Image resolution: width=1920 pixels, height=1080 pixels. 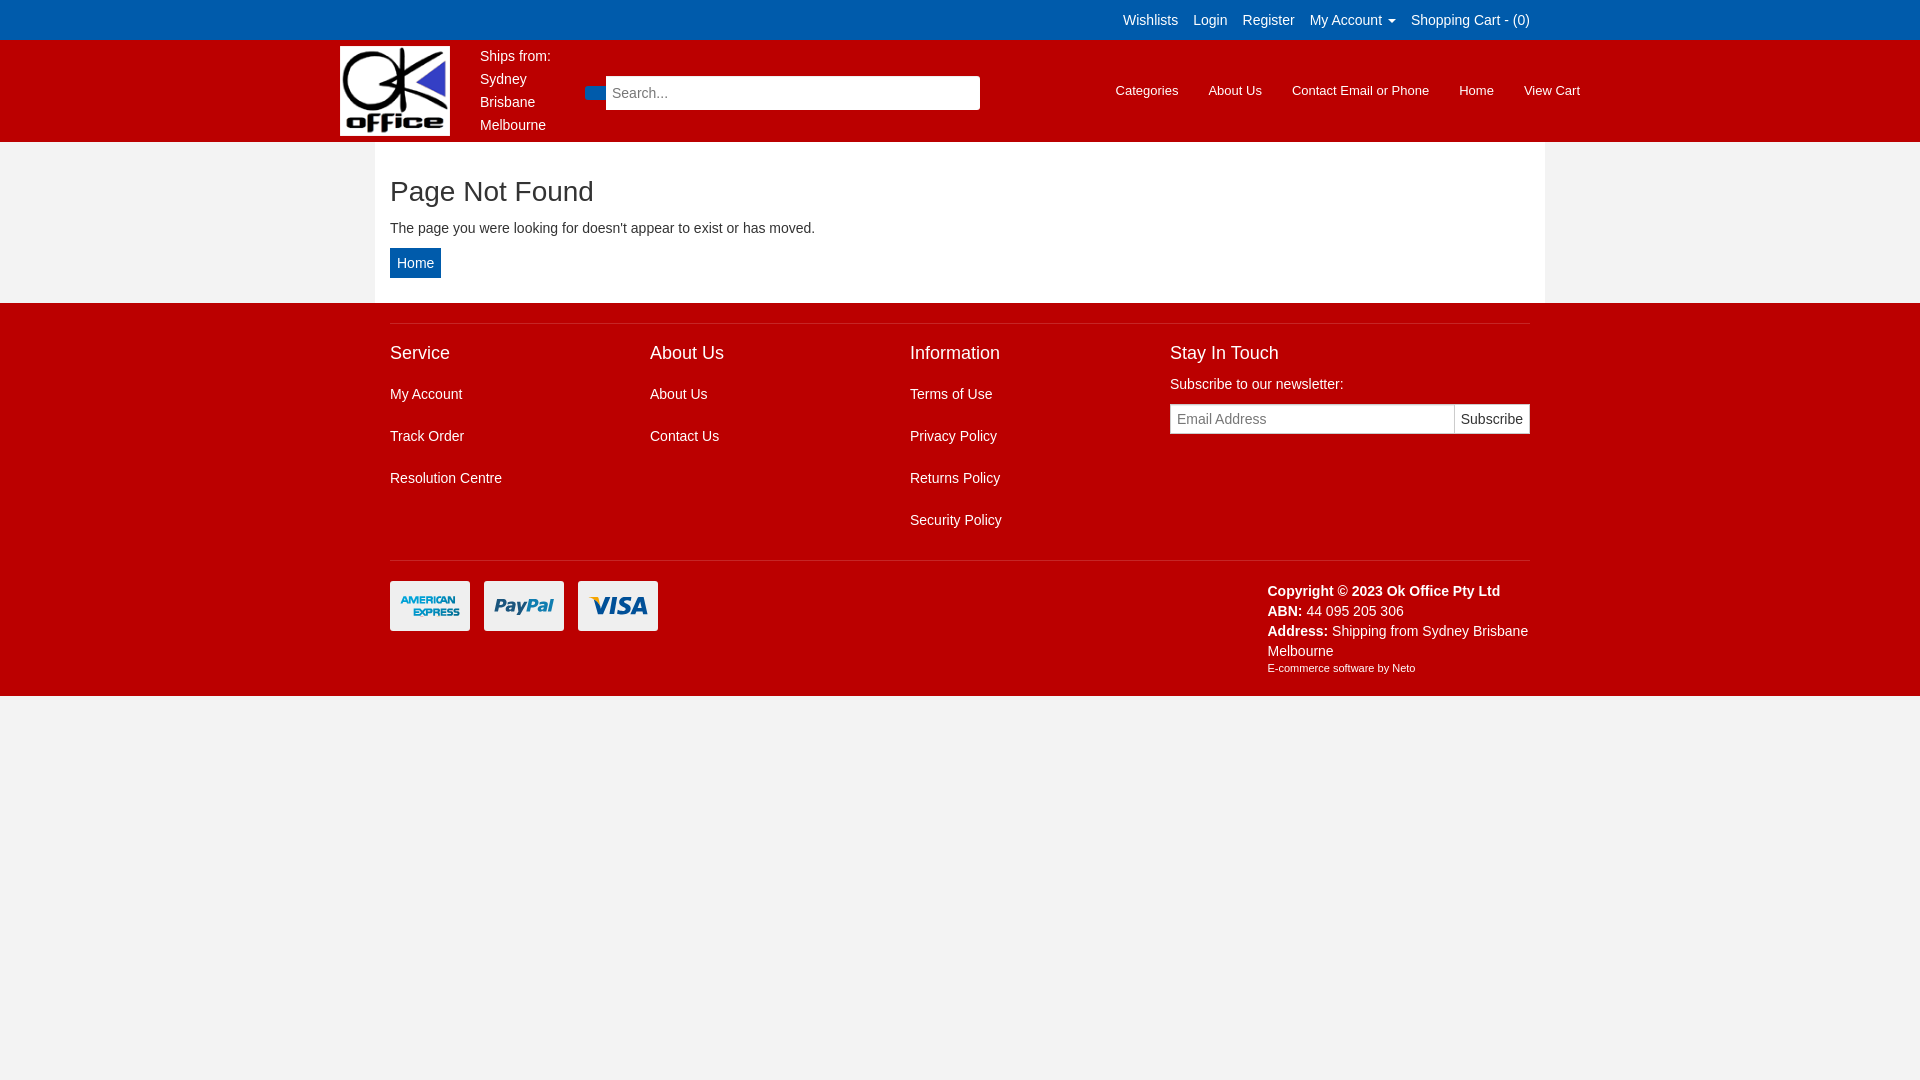 What do you see at coordinates (1150, 19) in the screenshot?
I see `'Wishlists'` at bounding box center [1150, 19].